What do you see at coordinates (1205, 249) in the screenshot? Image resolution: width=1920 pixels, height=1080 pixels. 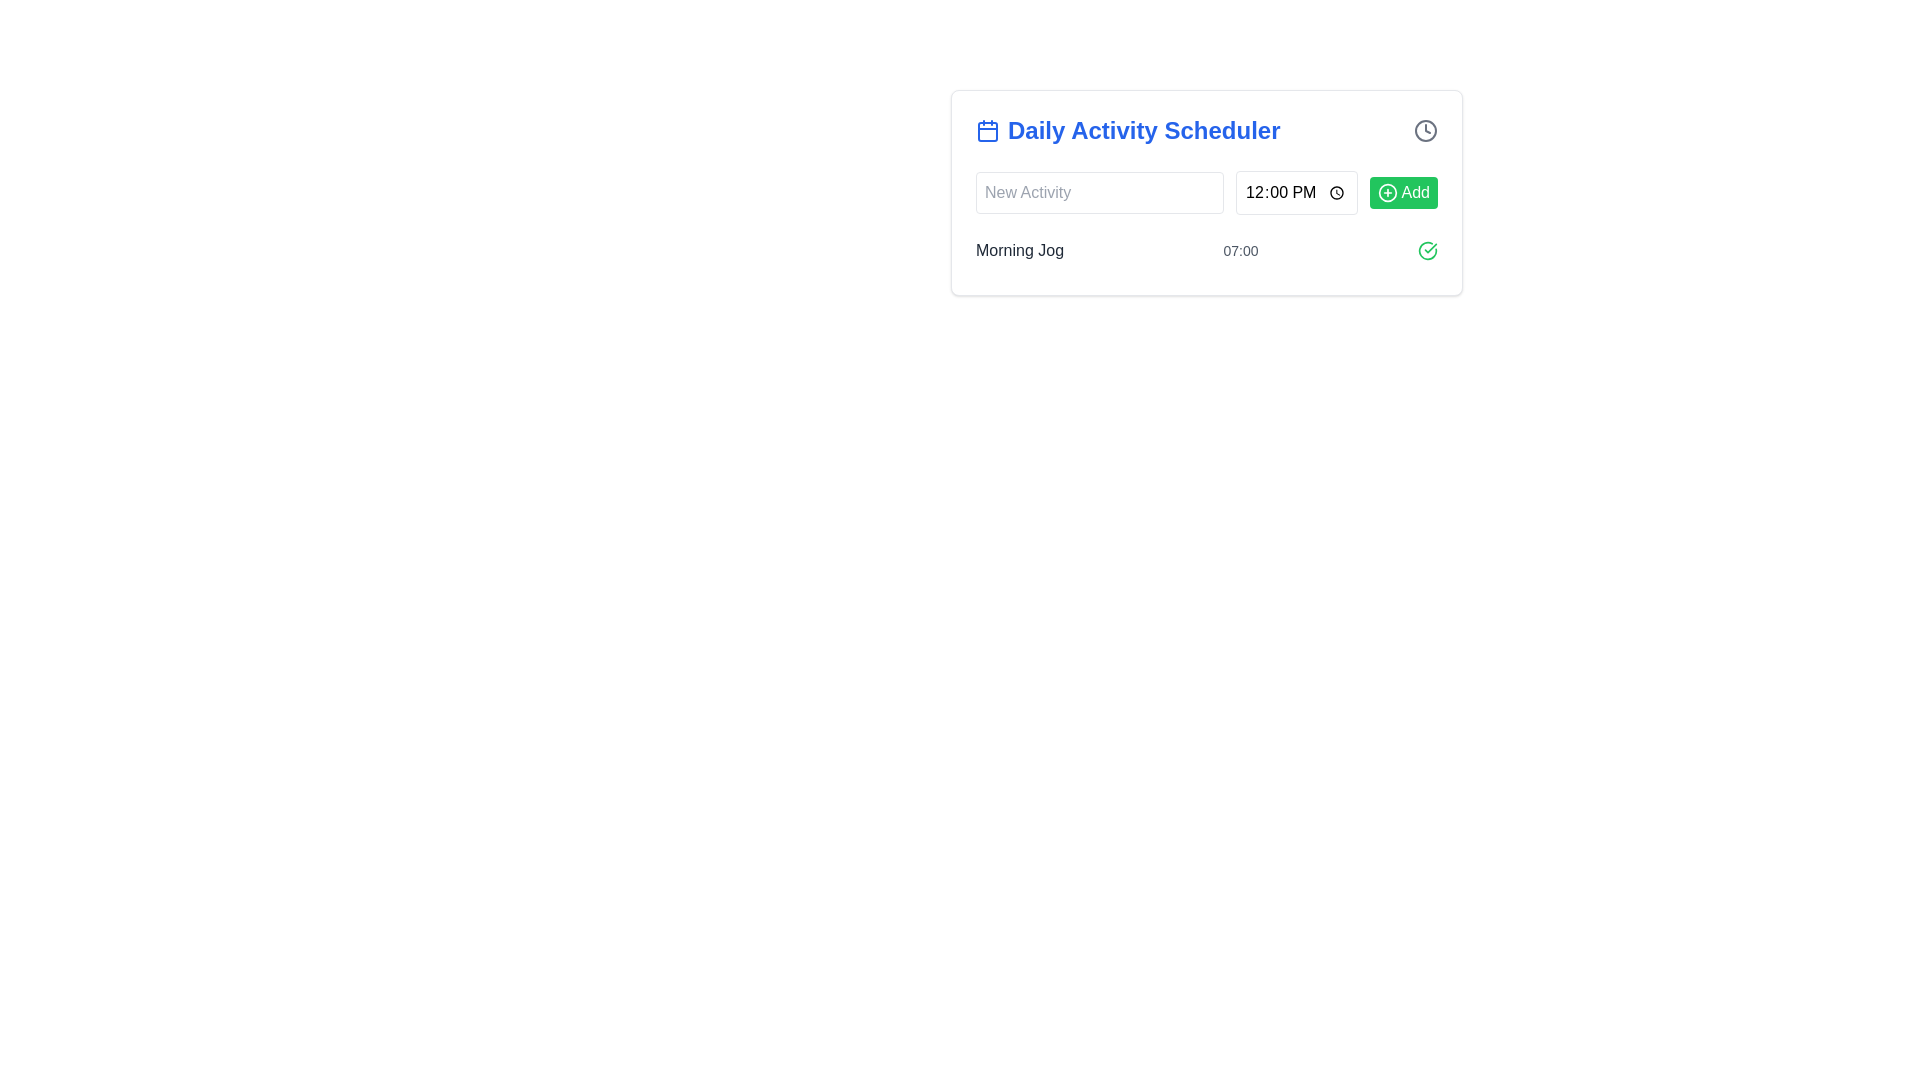 I see `the 'Morning Jog' activity rowed list item with completion indicator` at bounding box center [1205, 249].